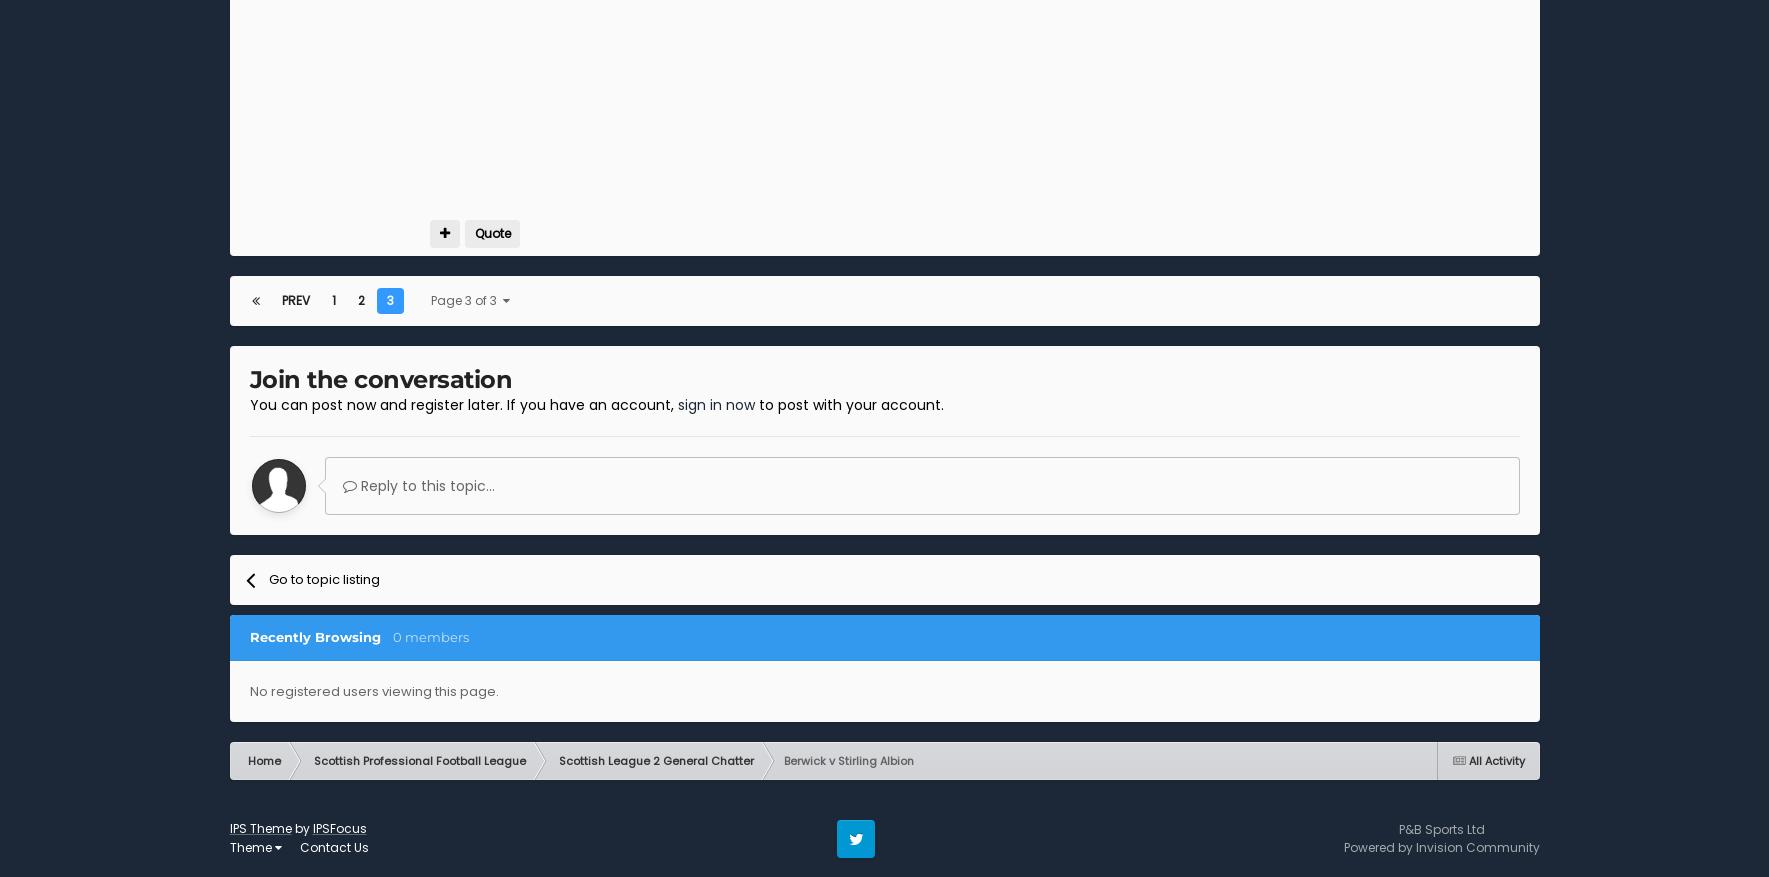 The width and height of the screenshot is (1769, 877). Describe the element at coordinates (333, 847) in the screenshot. I see `'Contact Us'` at that location.